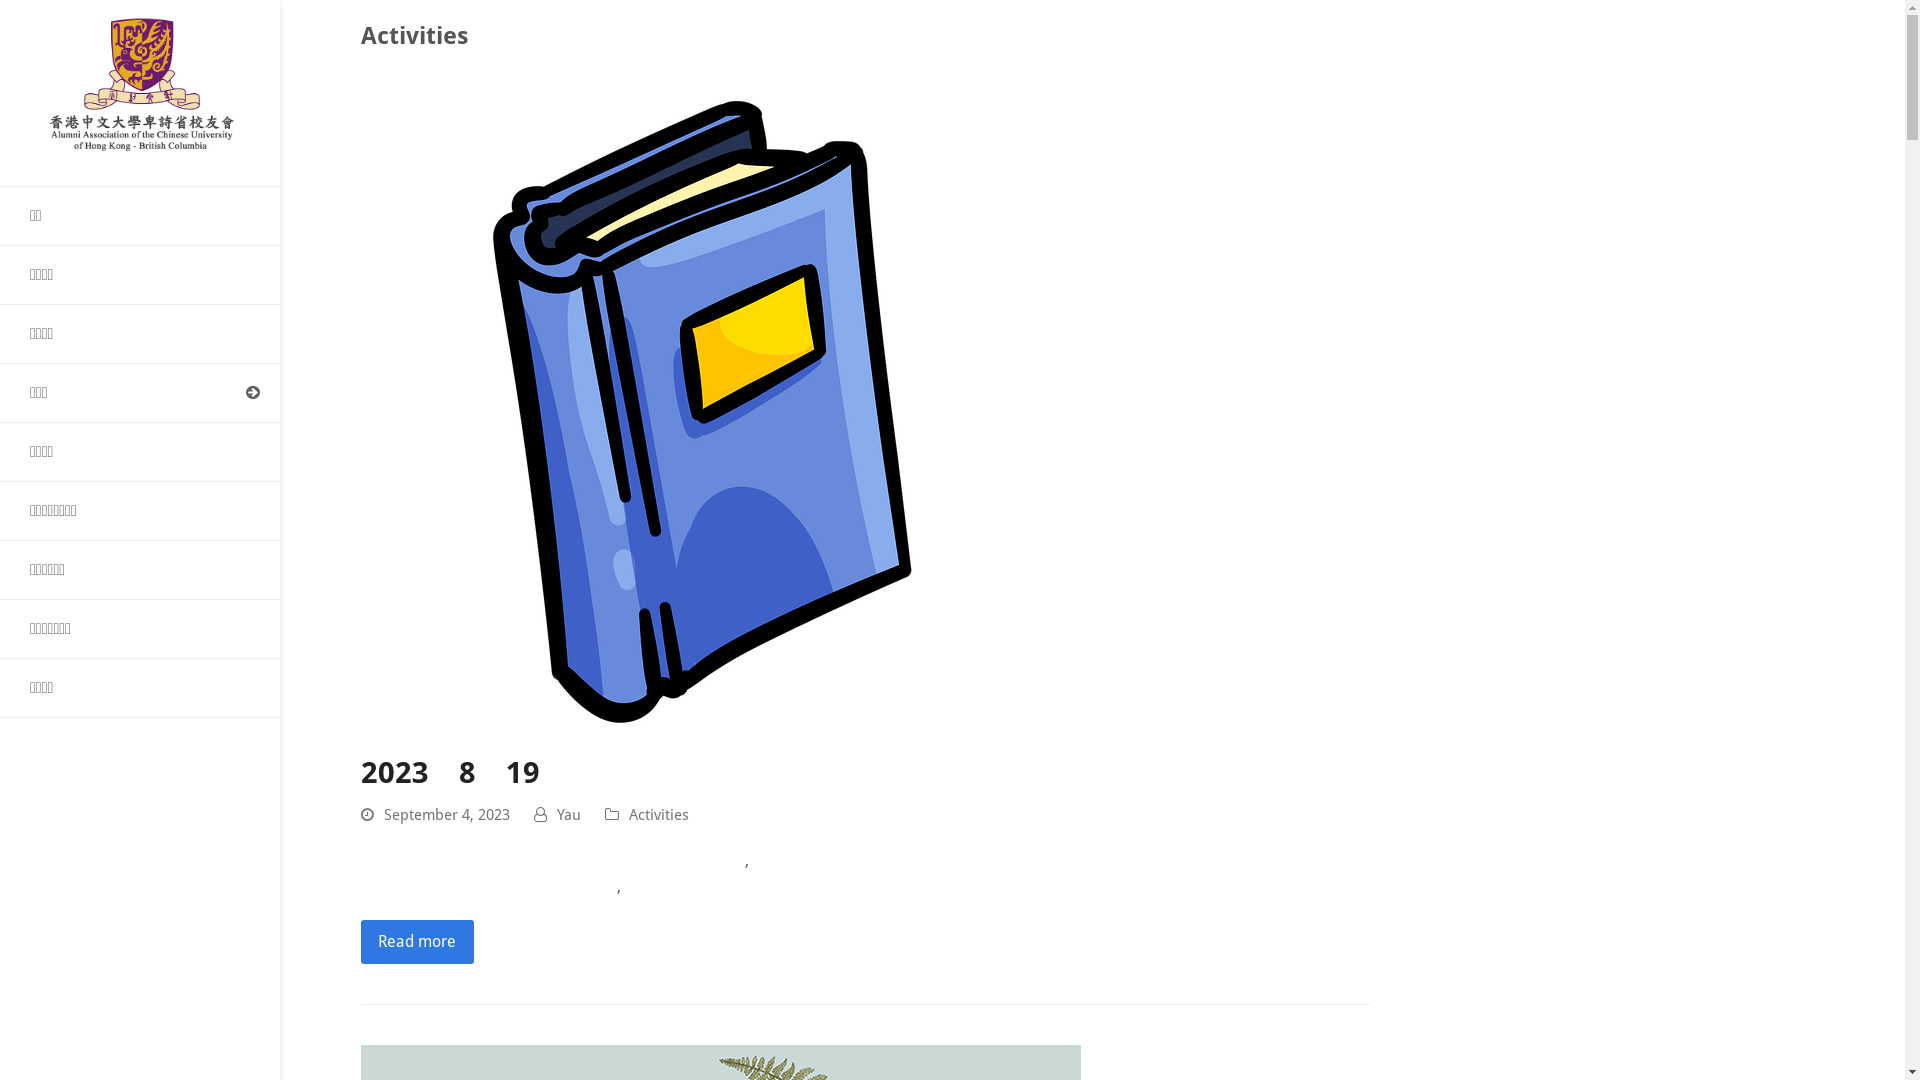  Describe the element at coordinates (568, 814) in the screenshot. I see `'Yau'` at that location.